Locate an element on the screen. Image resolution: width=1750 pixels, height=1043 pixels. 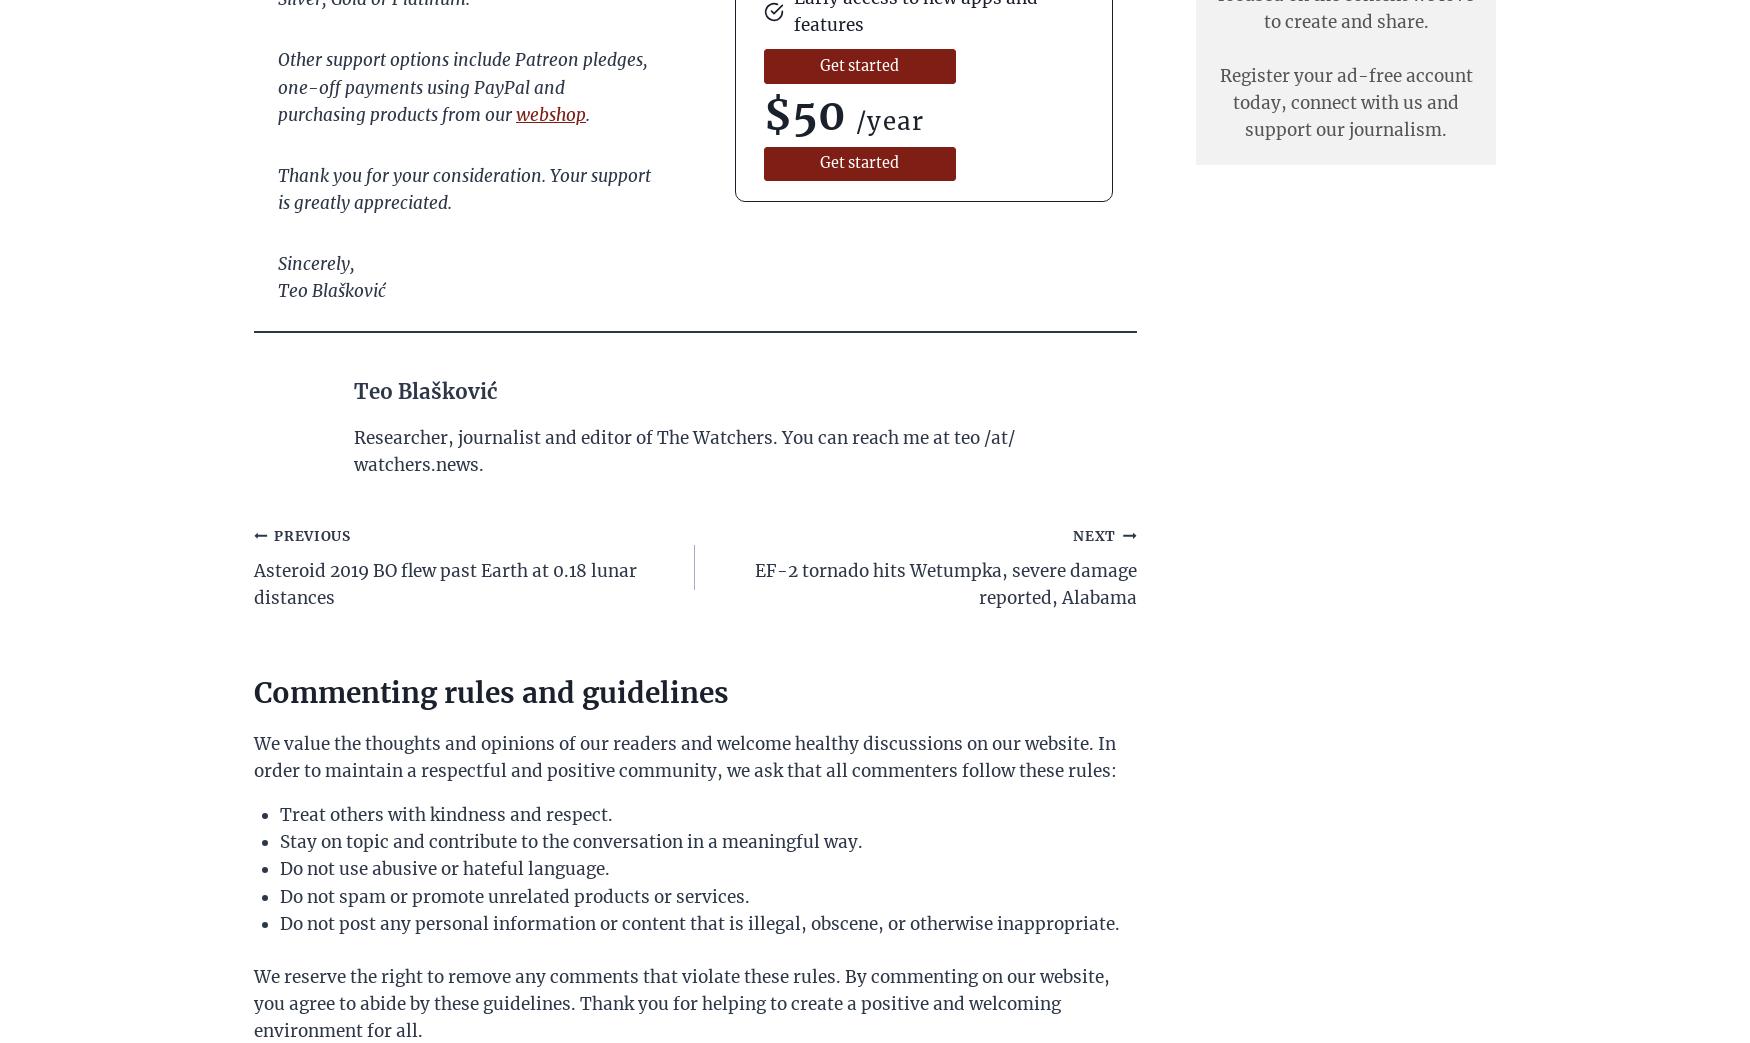
'Next' is located at coordinates (1094, 536).